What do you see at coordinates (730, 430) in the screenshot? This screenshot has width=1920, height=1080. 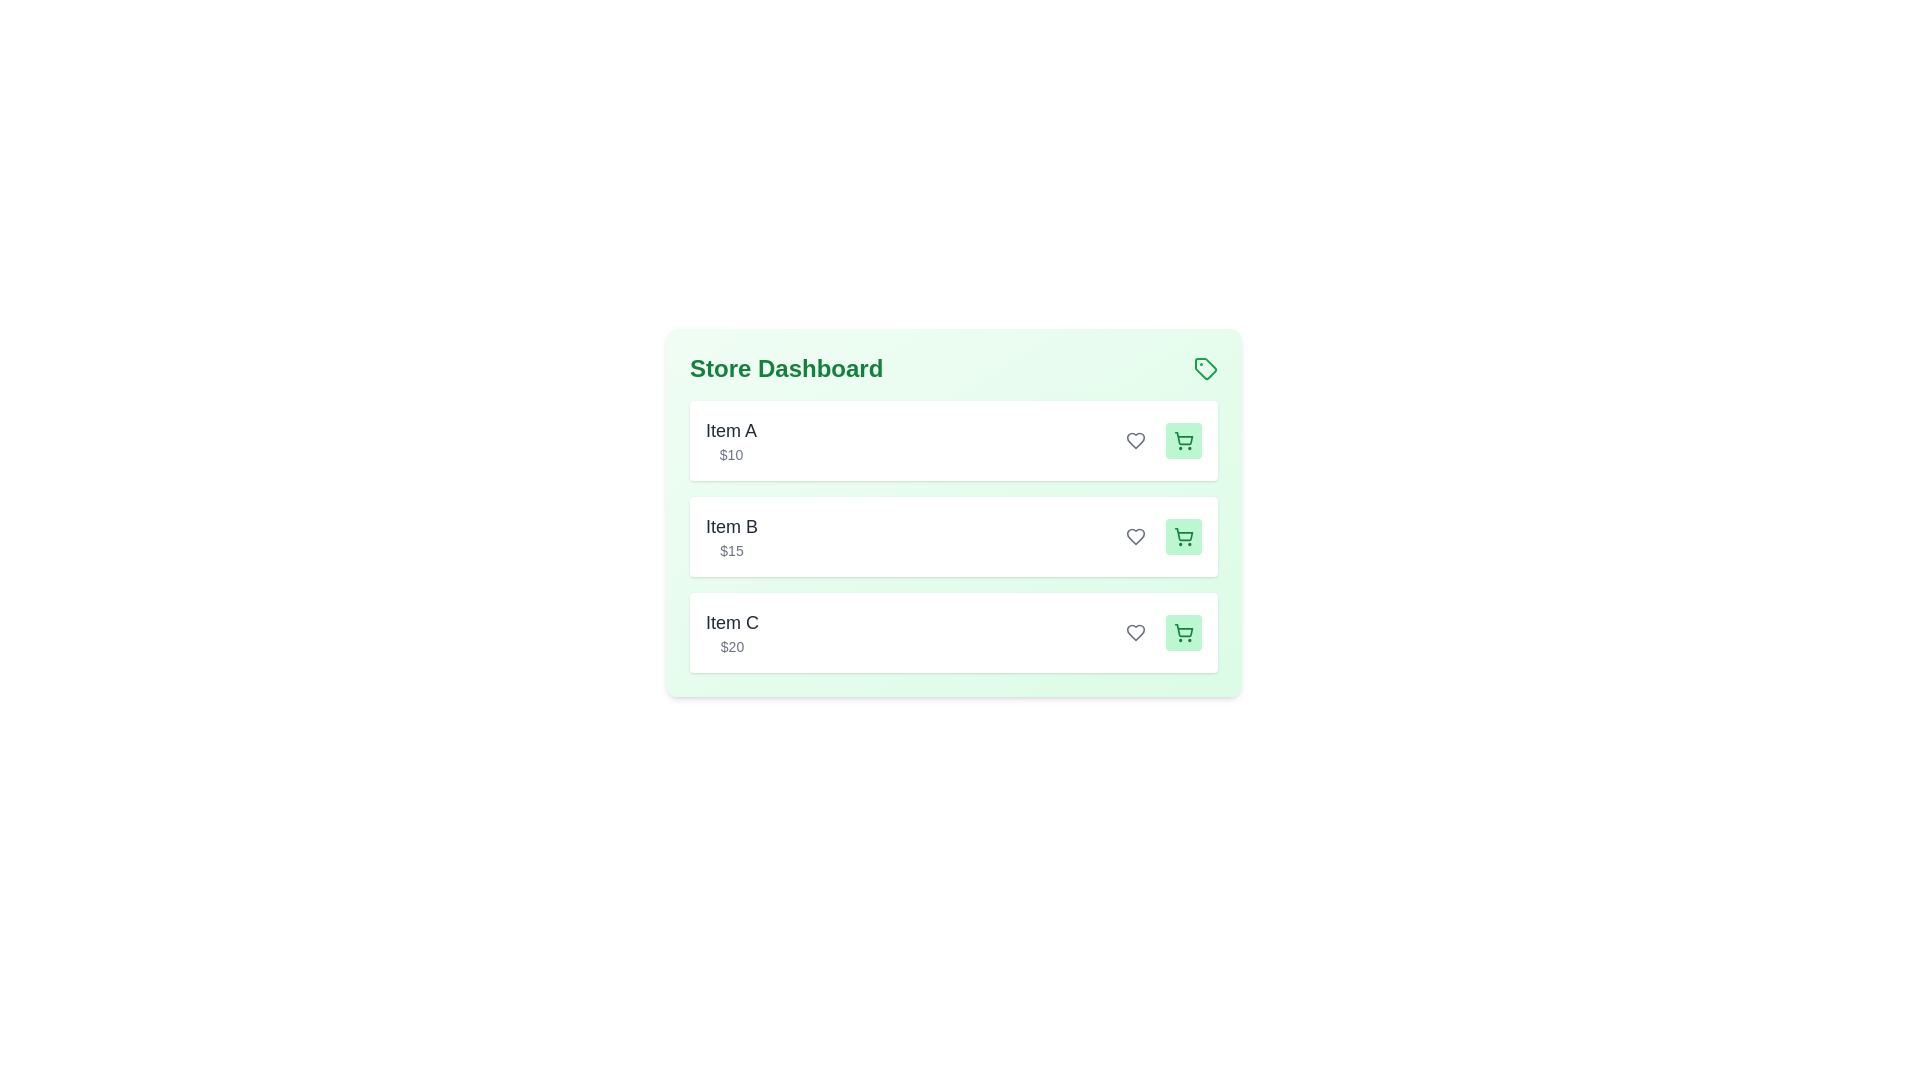 I see `the bold black text label reading 'Item A', which is the primary title in the first entry of the list on the dashboard interface, positioned above the price label '$10'` at bounding box center [730, 430].